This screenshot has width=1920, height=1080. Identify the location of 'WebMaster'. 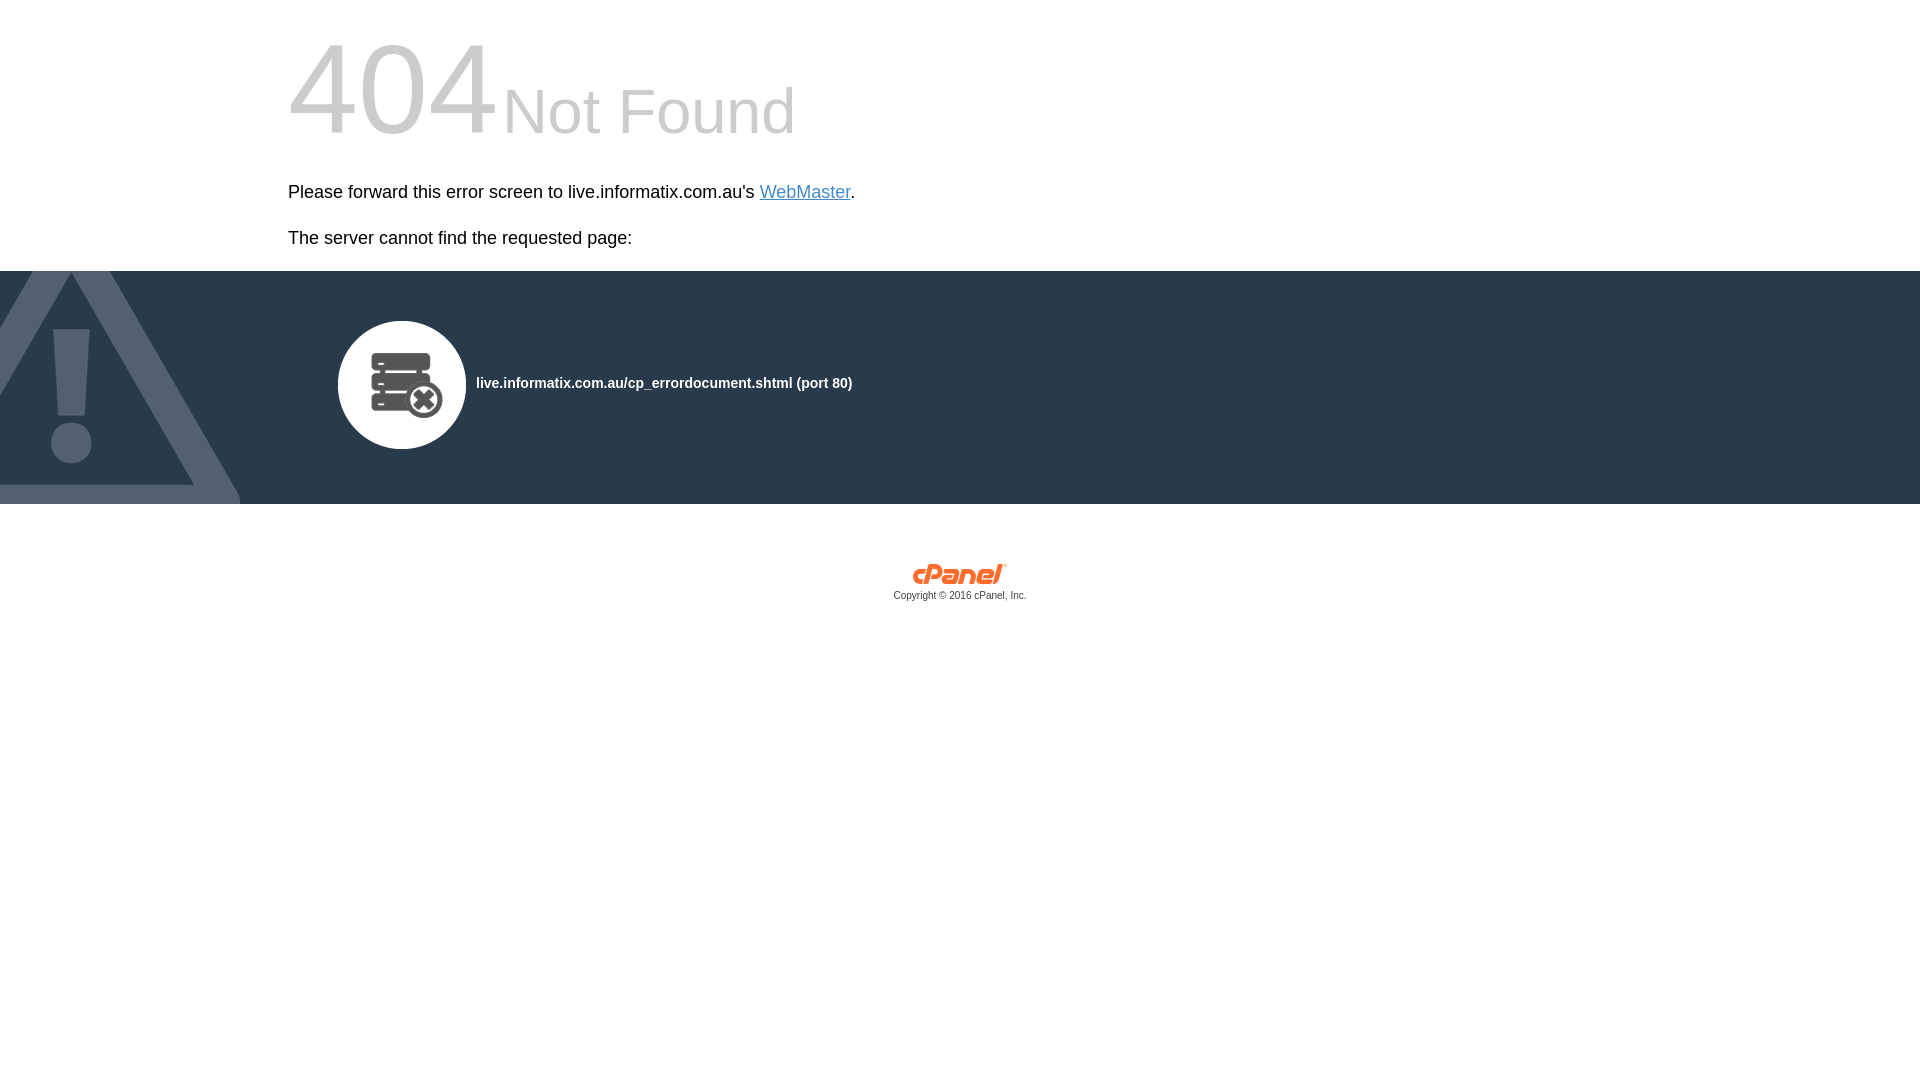
(805, 192).